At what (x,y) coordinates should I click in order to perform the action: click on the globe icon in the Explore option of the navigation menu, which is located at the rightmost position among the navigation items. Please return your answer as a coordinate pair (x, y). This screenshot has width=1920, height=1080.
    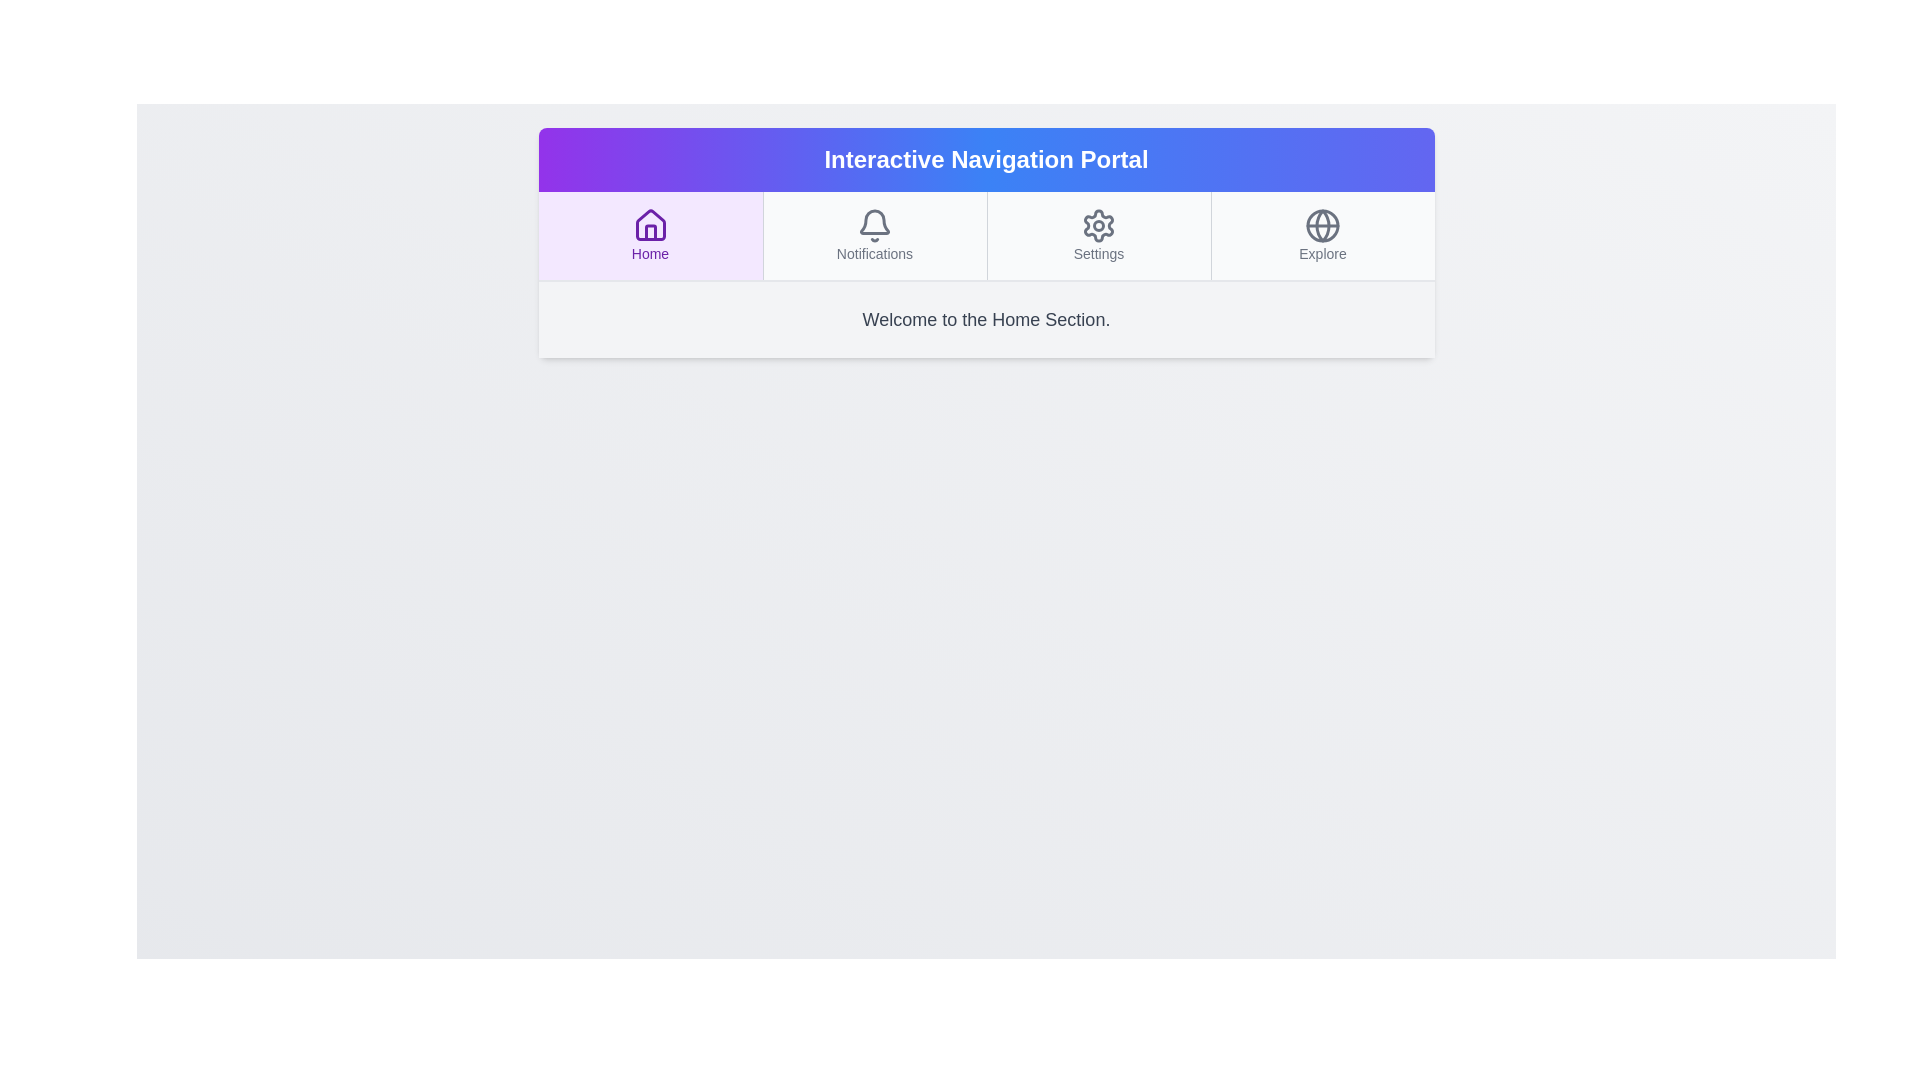
    Looking at the image, I should click on (1323, 225).